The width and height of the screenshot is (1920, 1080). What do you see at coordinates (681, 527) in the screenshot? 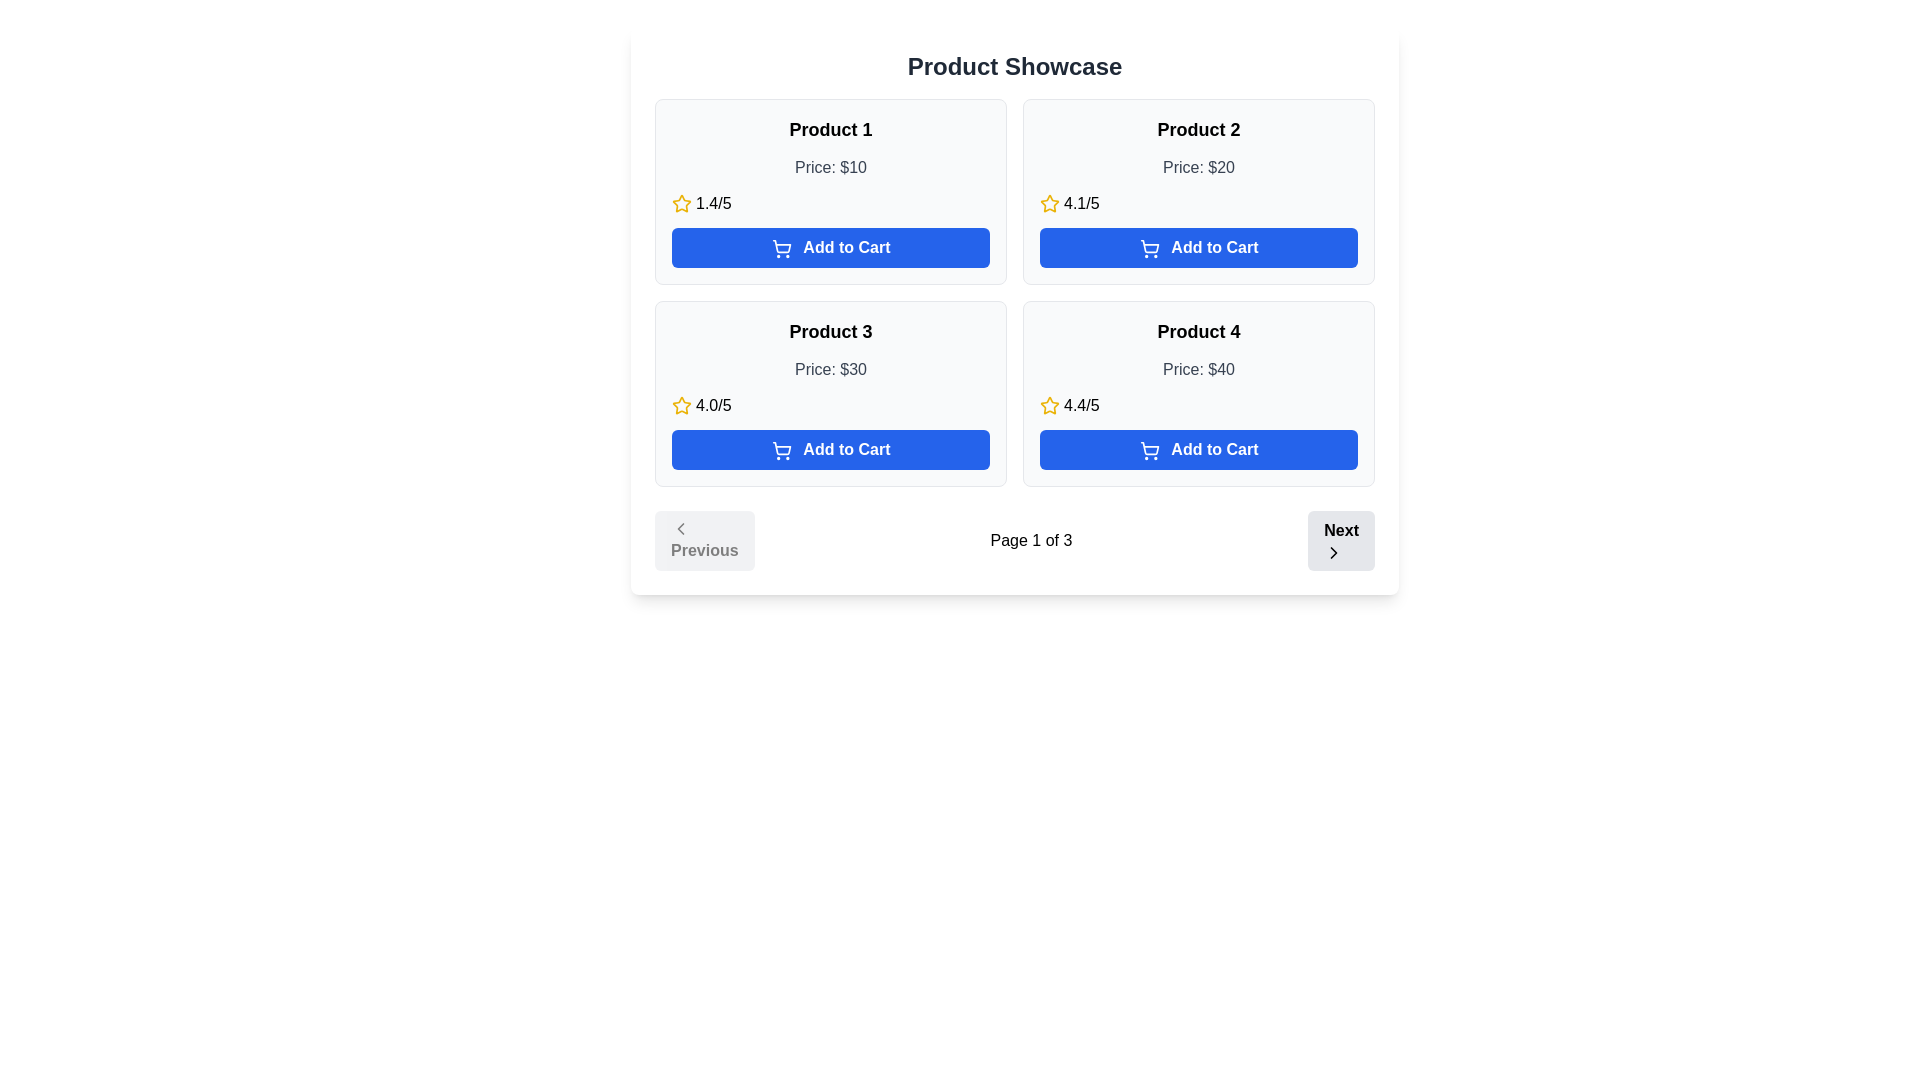
I see `the left-pointing chevron icon within the 'Previous' button at the bottom left of the page` at bounding box center [681, 527].